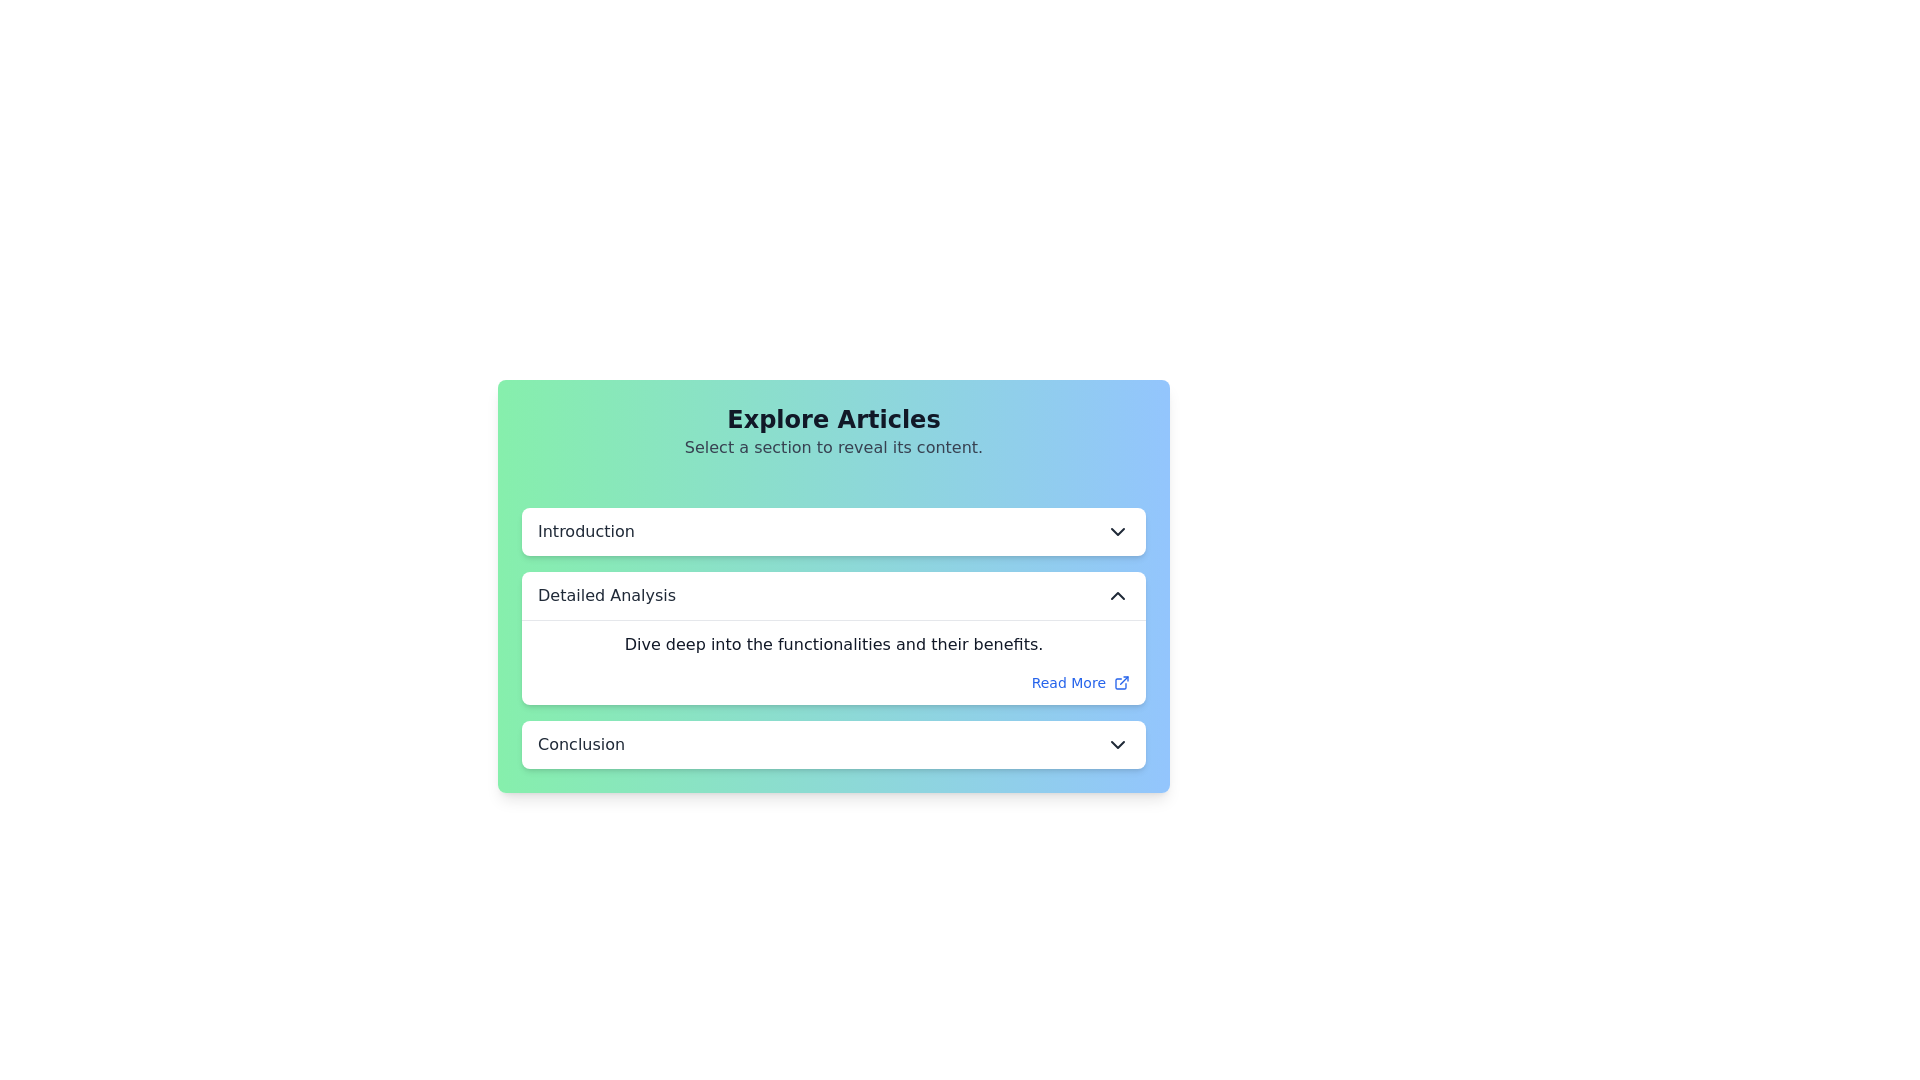  What do you see at coordinates (1067, 681) in the screenshot?
I see `the 'Read More' link located at the bottom-right of the 'Detailed Analysis' section` at bounding box center [1067, 681].